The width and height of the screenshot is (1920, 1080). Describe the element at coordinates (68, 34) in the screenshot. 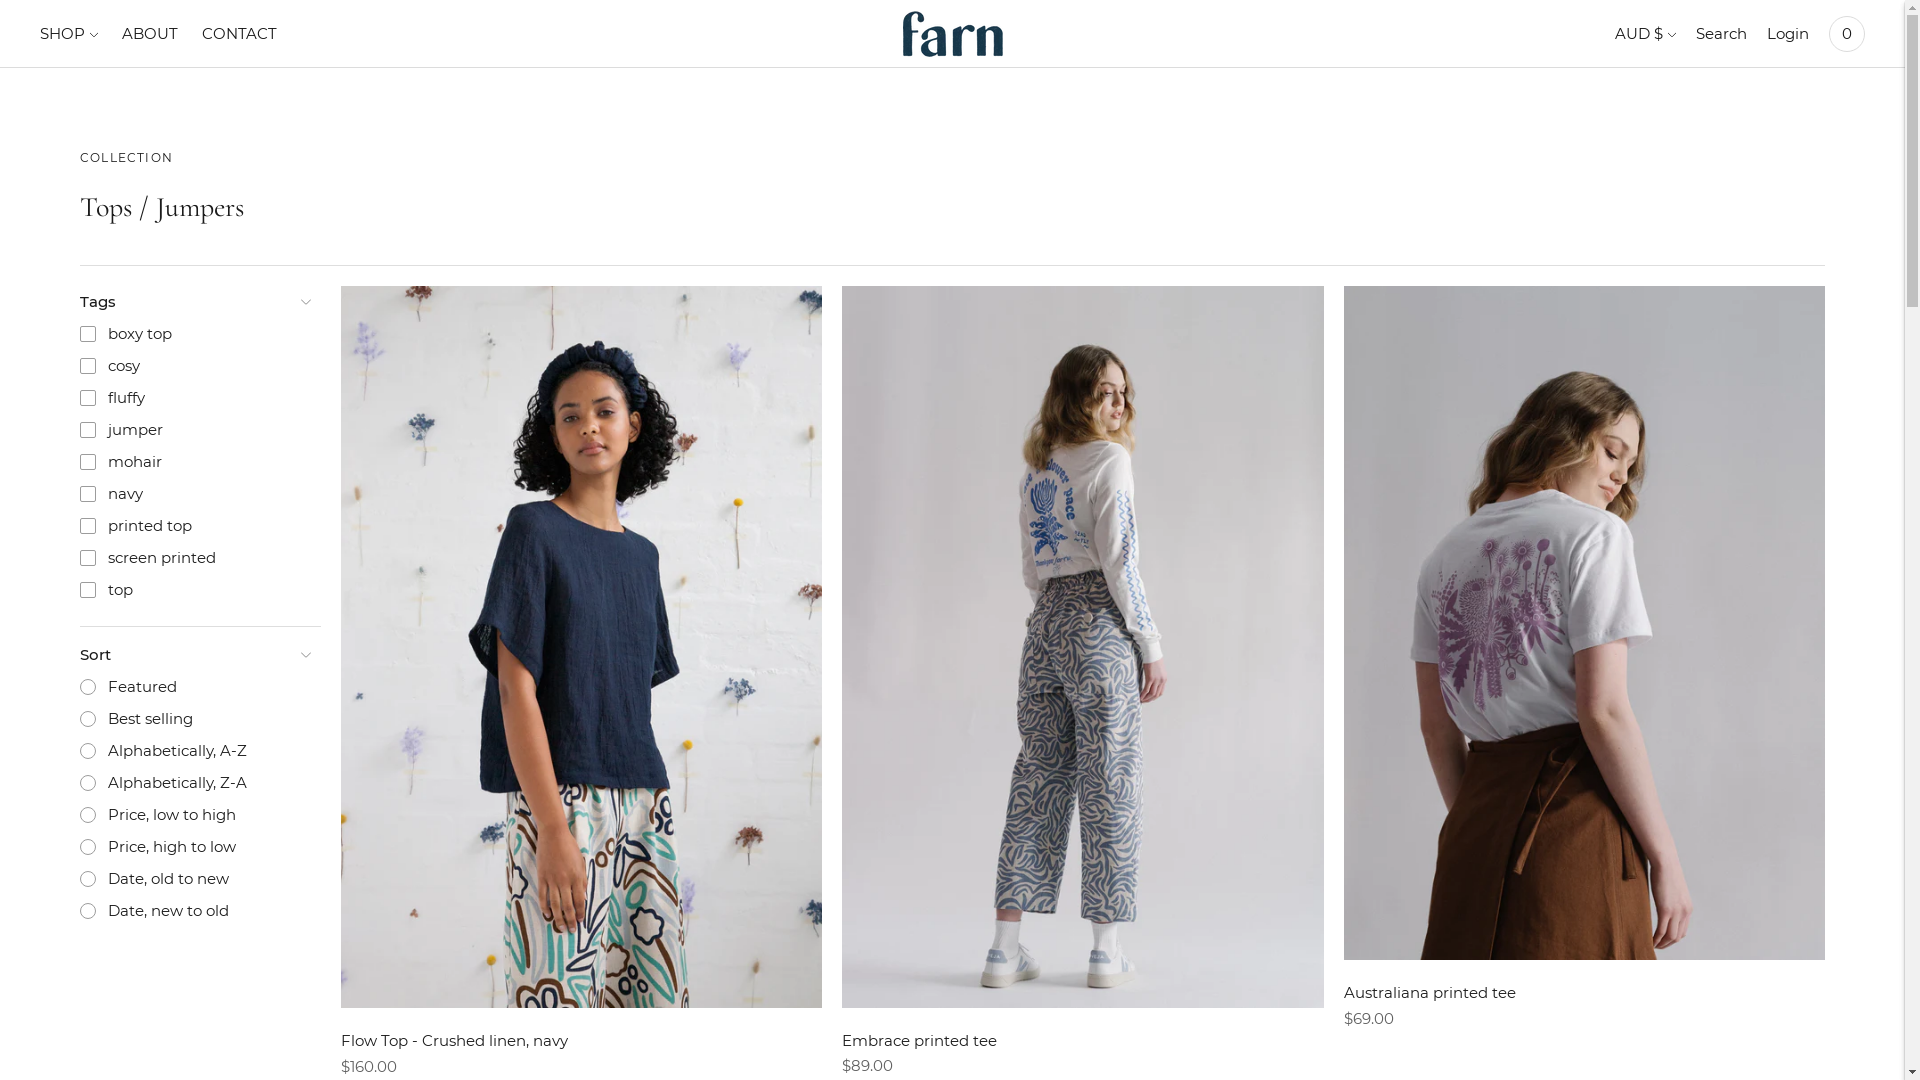

I see `'SHOP'` at that location.